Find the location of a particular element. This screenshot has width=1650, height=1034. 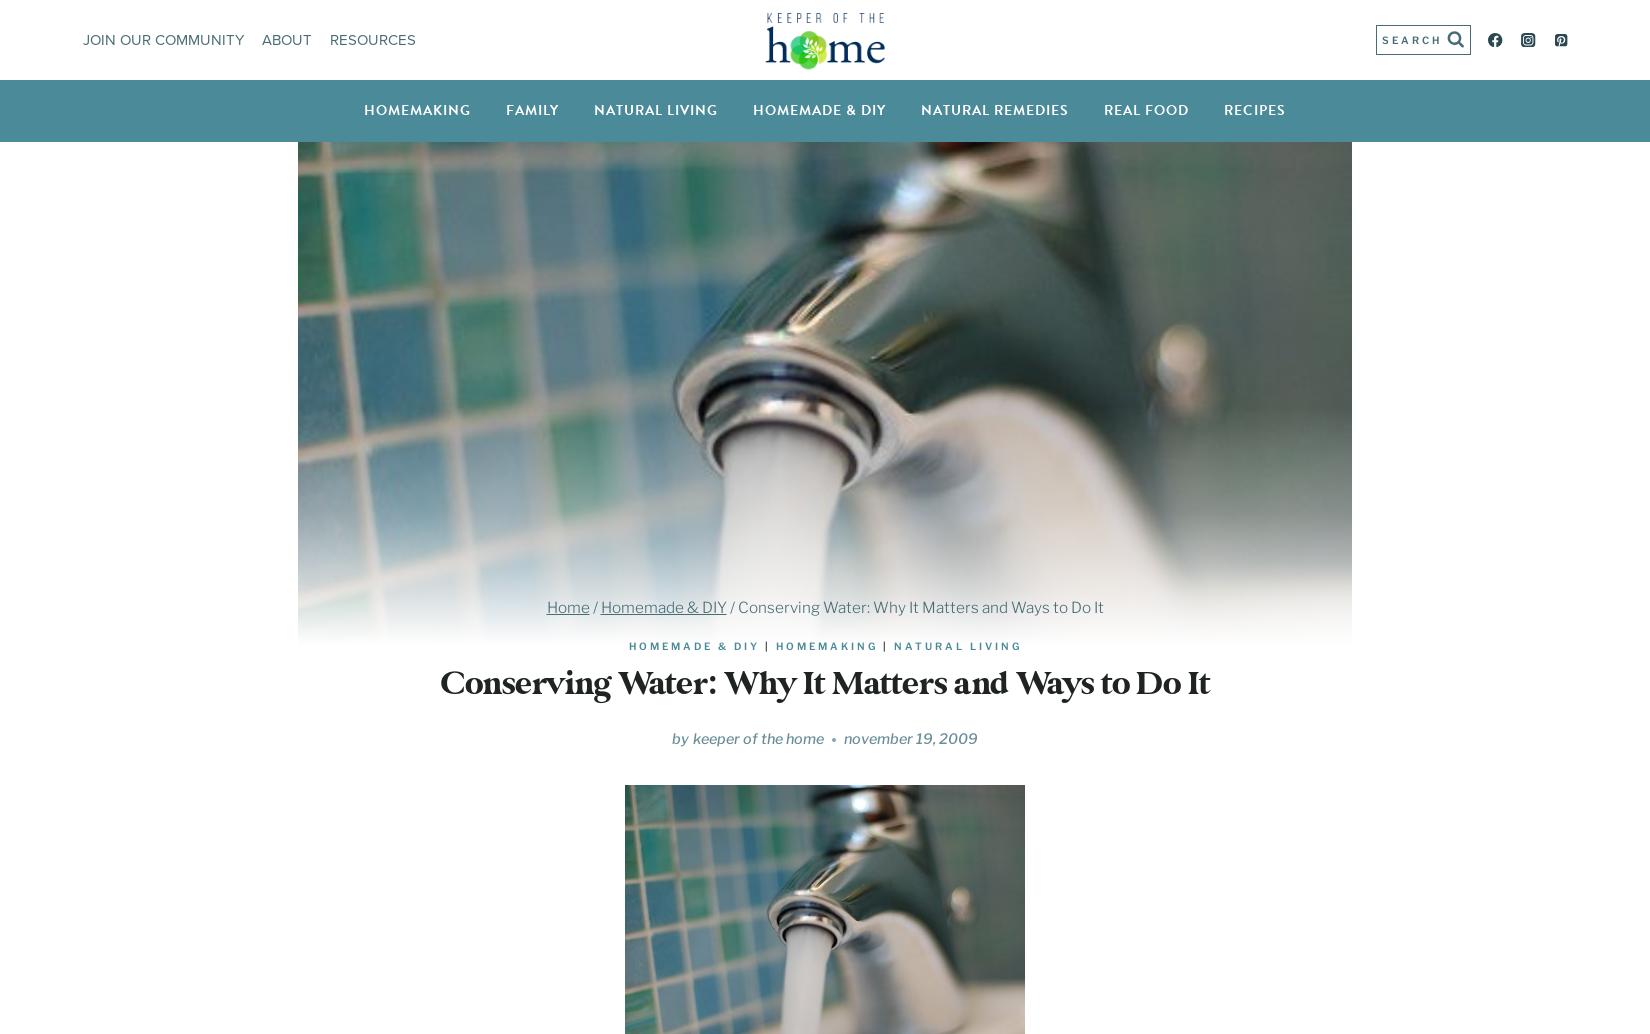

'Resources' is located at coordinates (373, 38).